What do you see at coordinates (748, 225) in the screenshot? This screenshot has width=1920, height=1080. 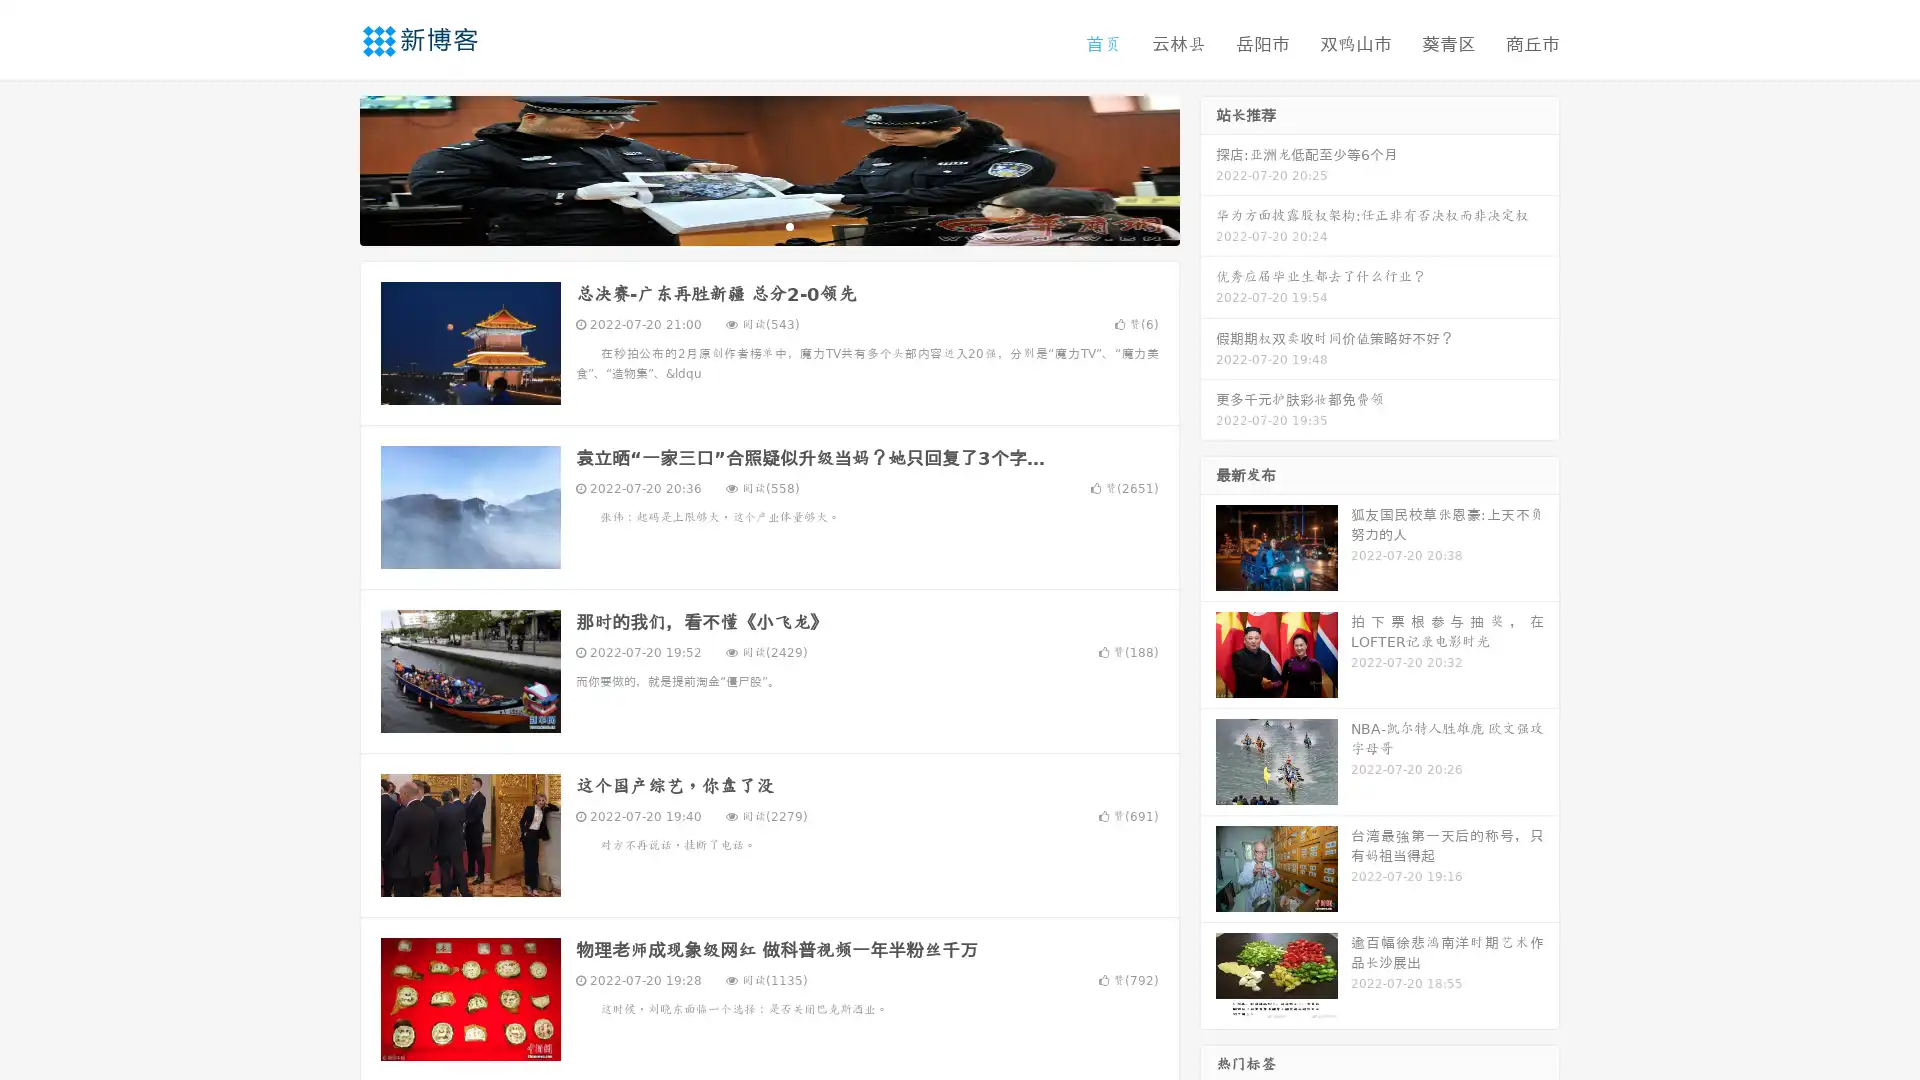 I see `Go to slide 1` at bounding box center [748, 225].